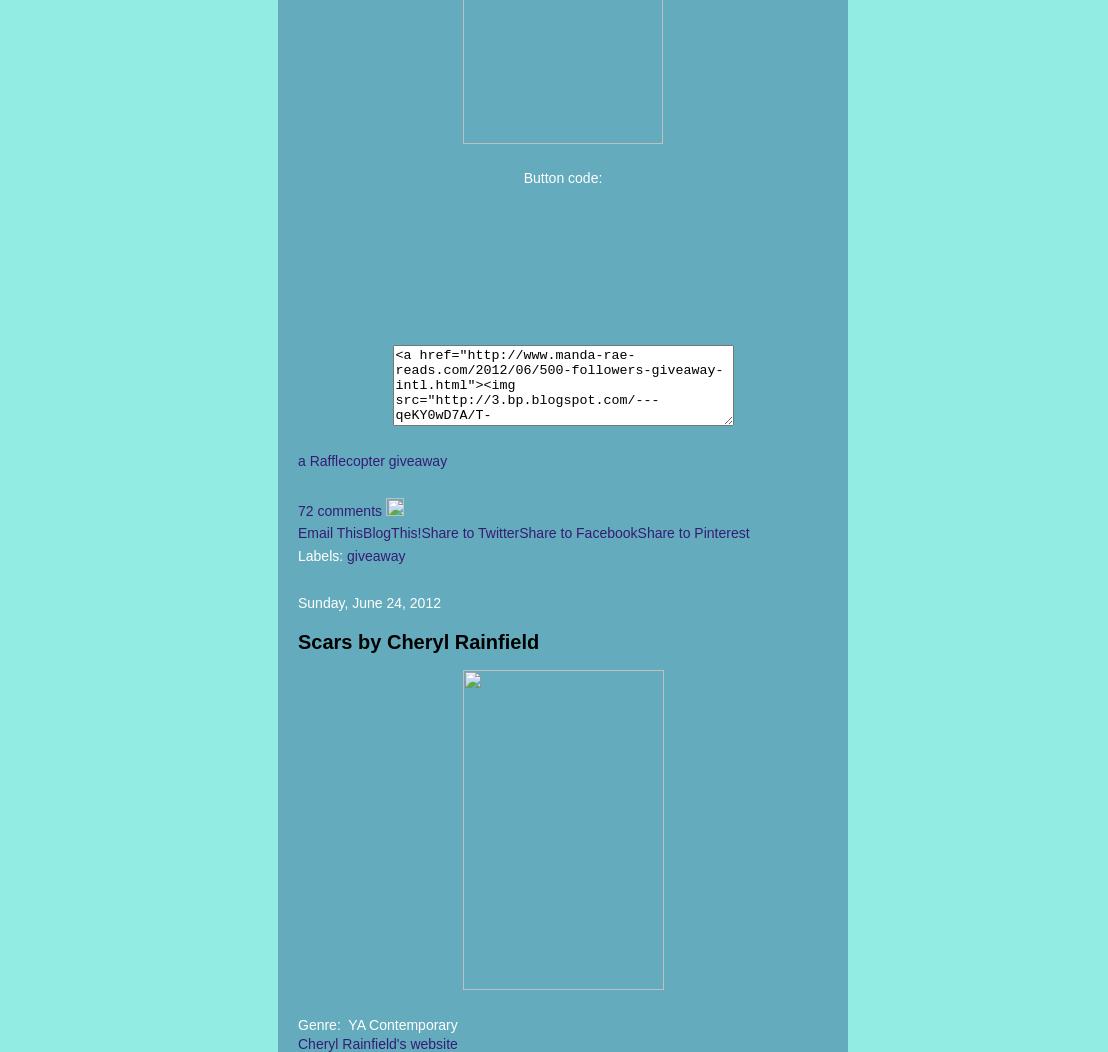 This screenshot has width=1108, height=1052. Describe the element at coordinates (346, 555) in the screenshot. I see `'giveaway'` at that location.